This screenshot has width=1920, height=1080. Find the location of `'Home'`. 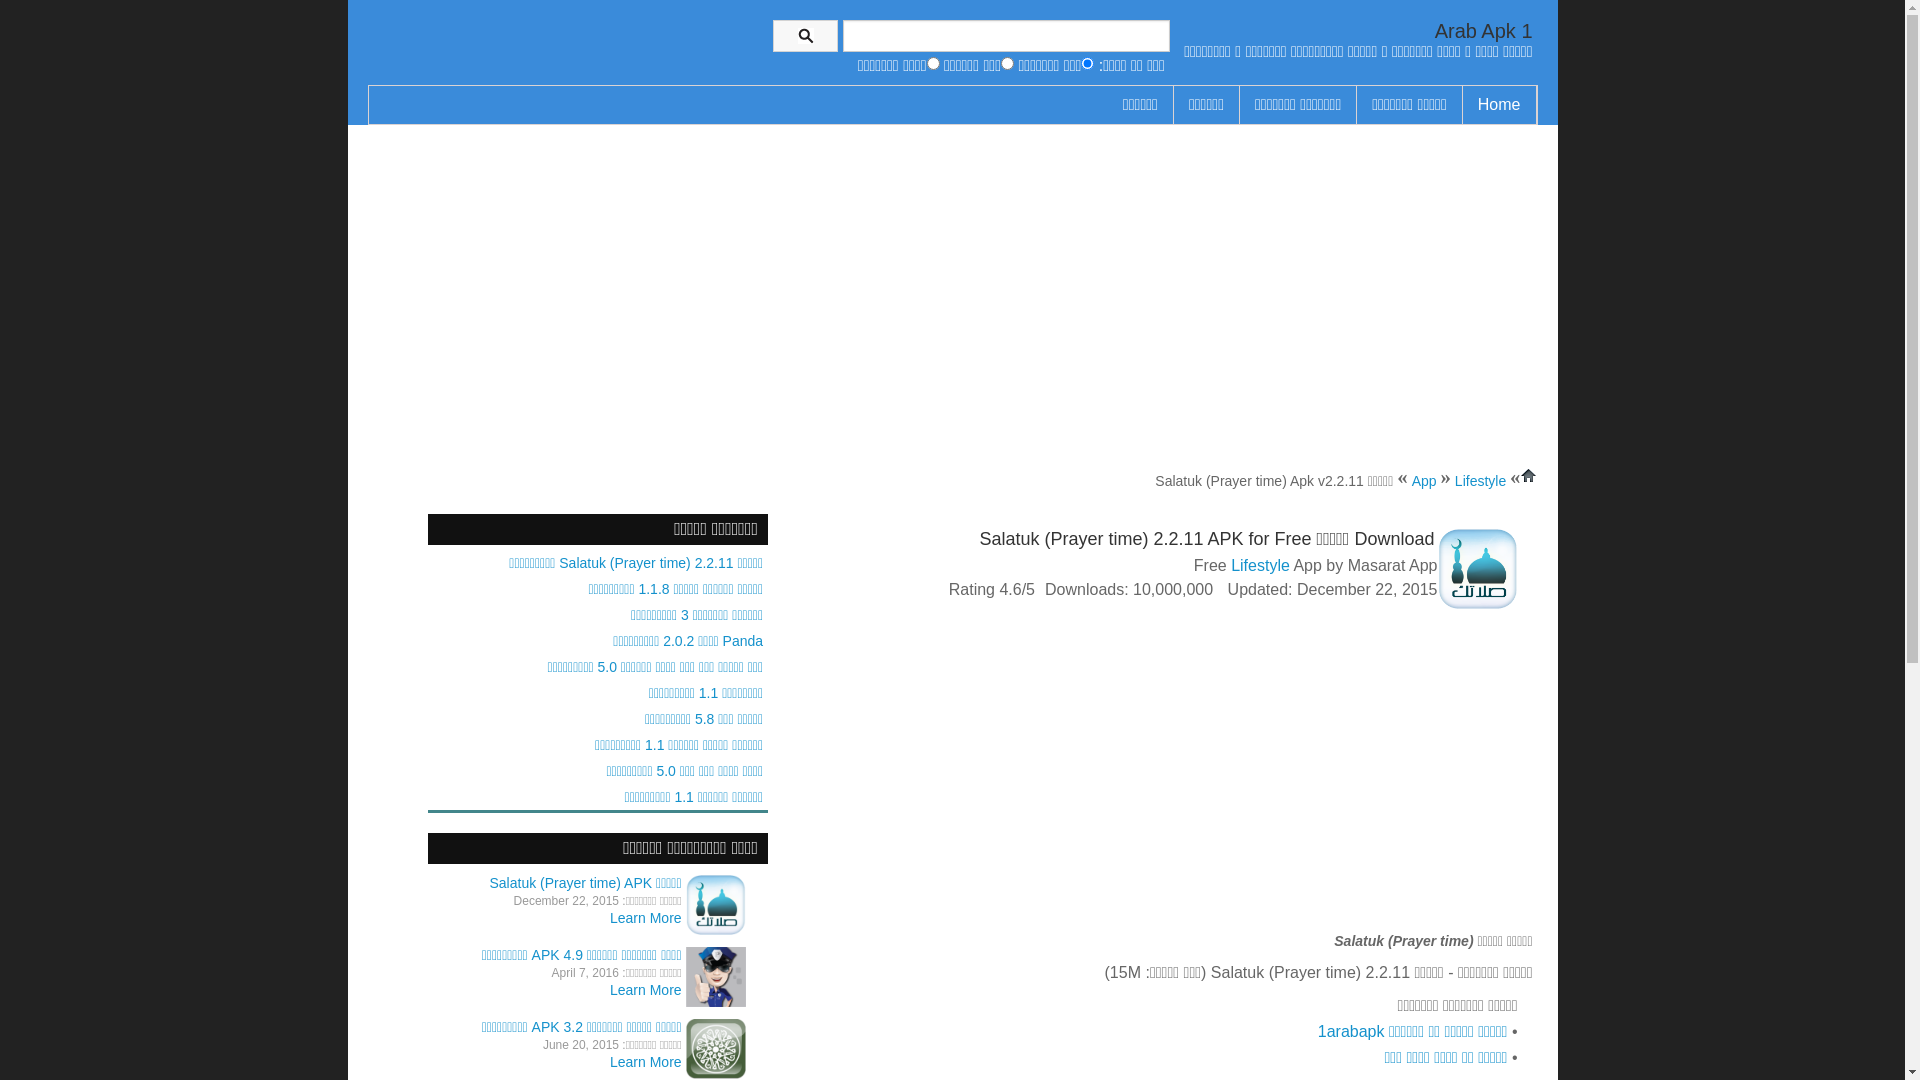

'Home' is located at coordinates (1499, 104).